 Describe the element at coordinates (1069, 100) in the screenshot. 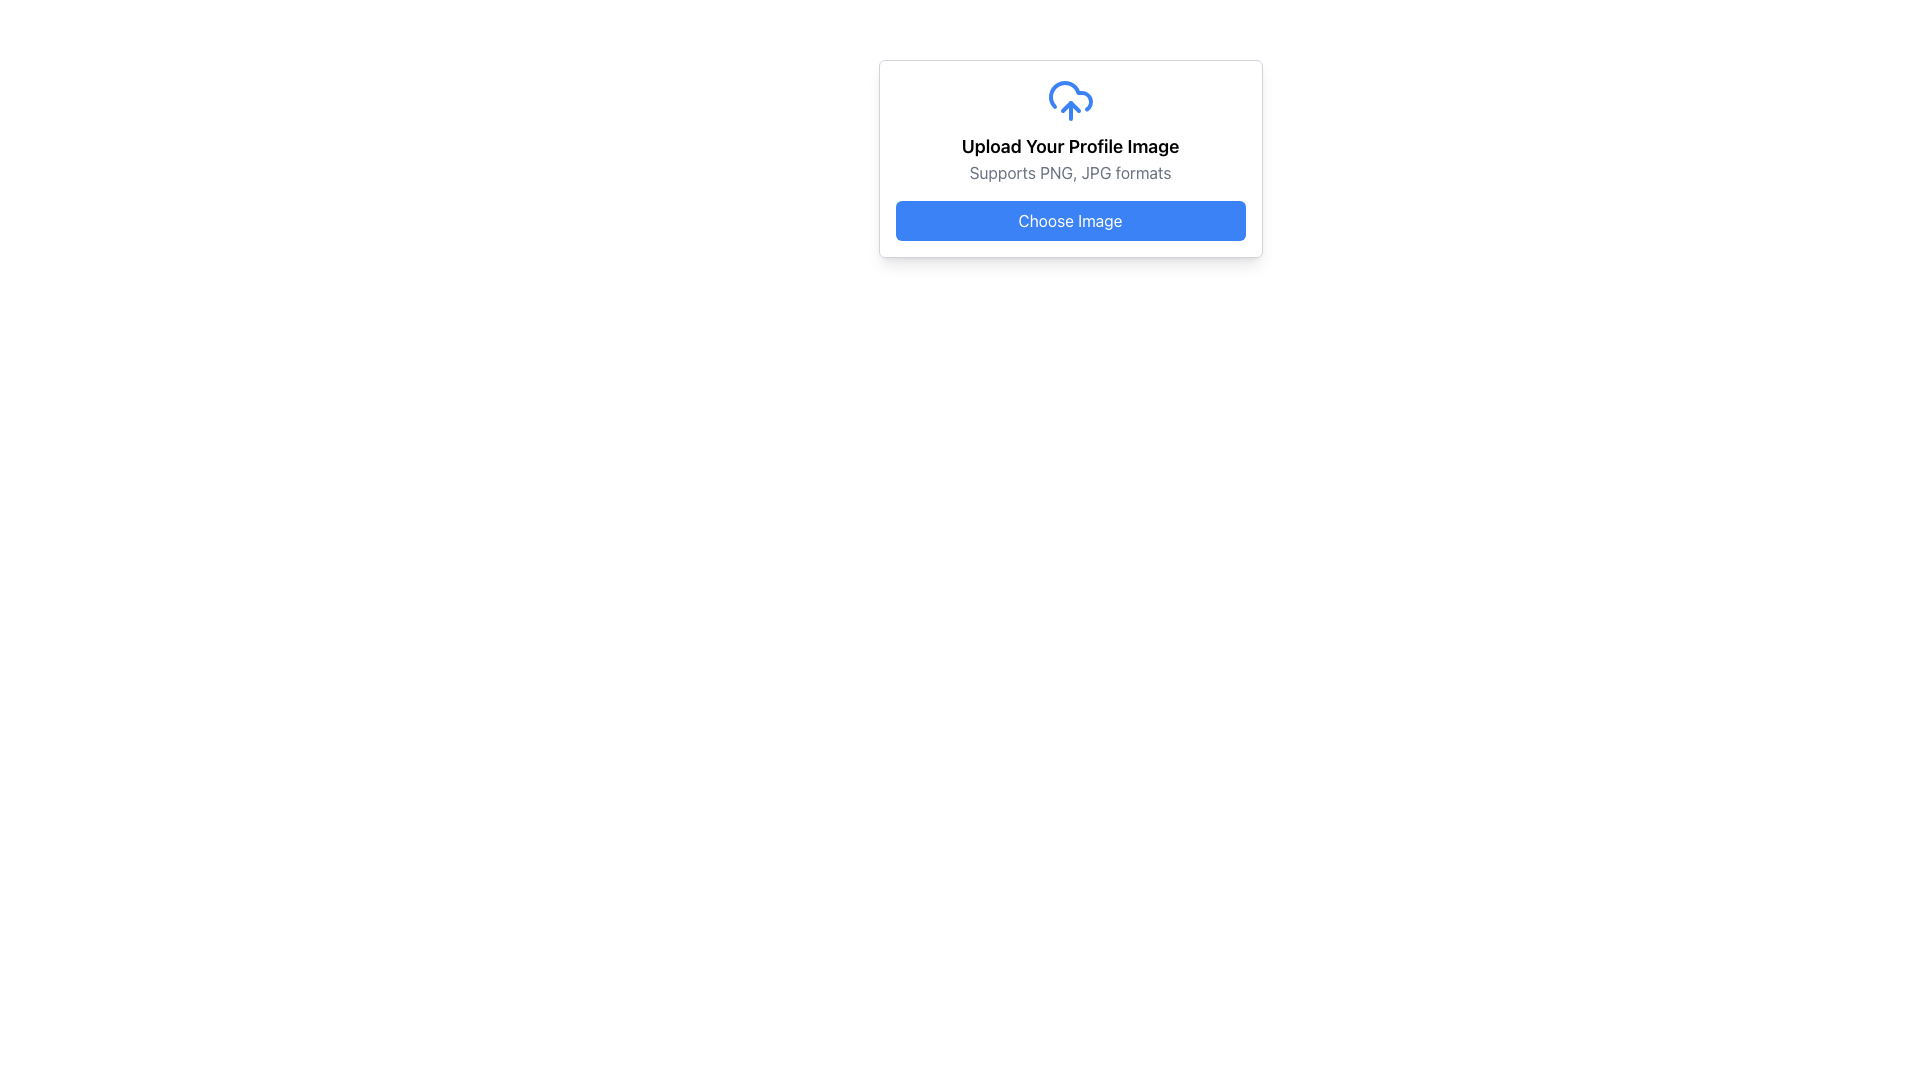

I see `the upload icon located at the top of the rectangular card that indicates the 'Upload Your Profile Image' functionality` at that location.